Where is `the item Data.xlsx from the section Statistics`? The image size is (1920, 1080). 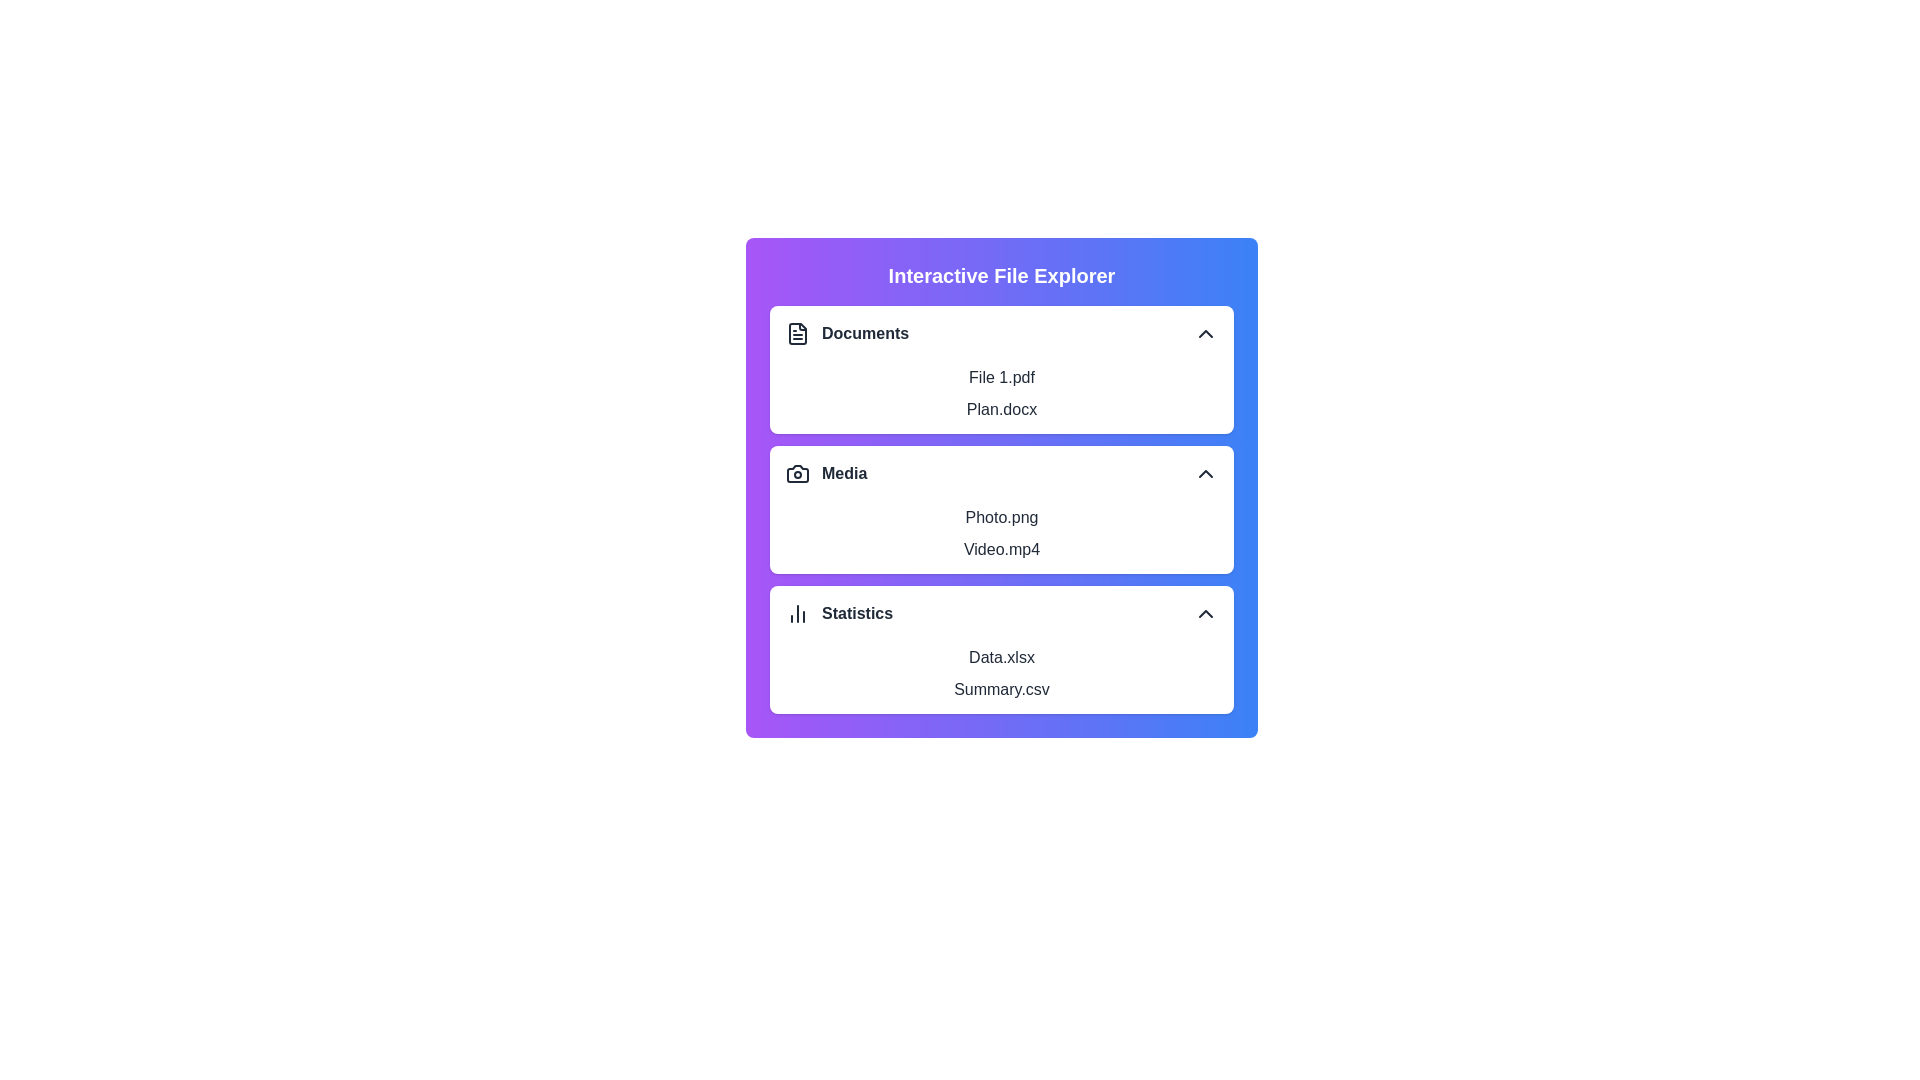 the item Data.xlsx from the section Statistics is located at coordinates (1002, 658).